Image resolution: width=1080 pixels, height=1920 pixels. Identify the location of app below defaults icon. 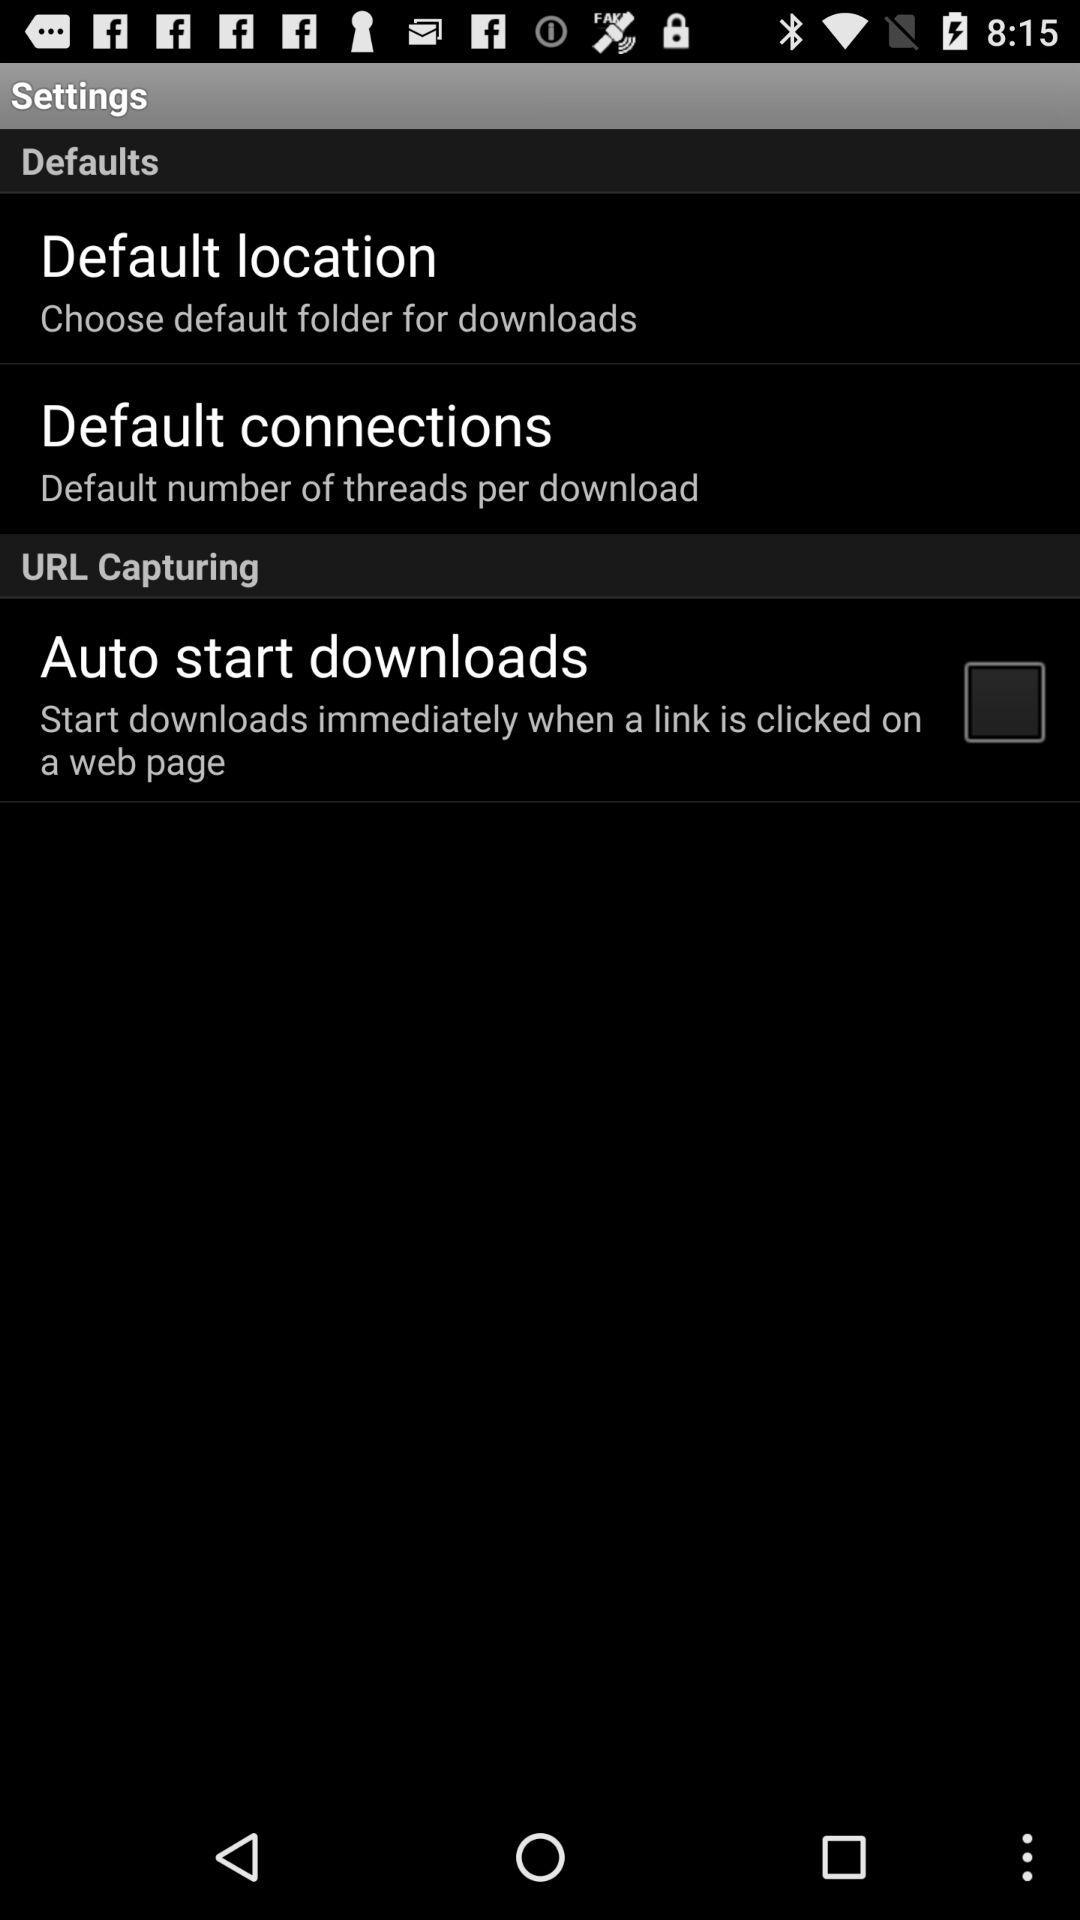
(237, 252).